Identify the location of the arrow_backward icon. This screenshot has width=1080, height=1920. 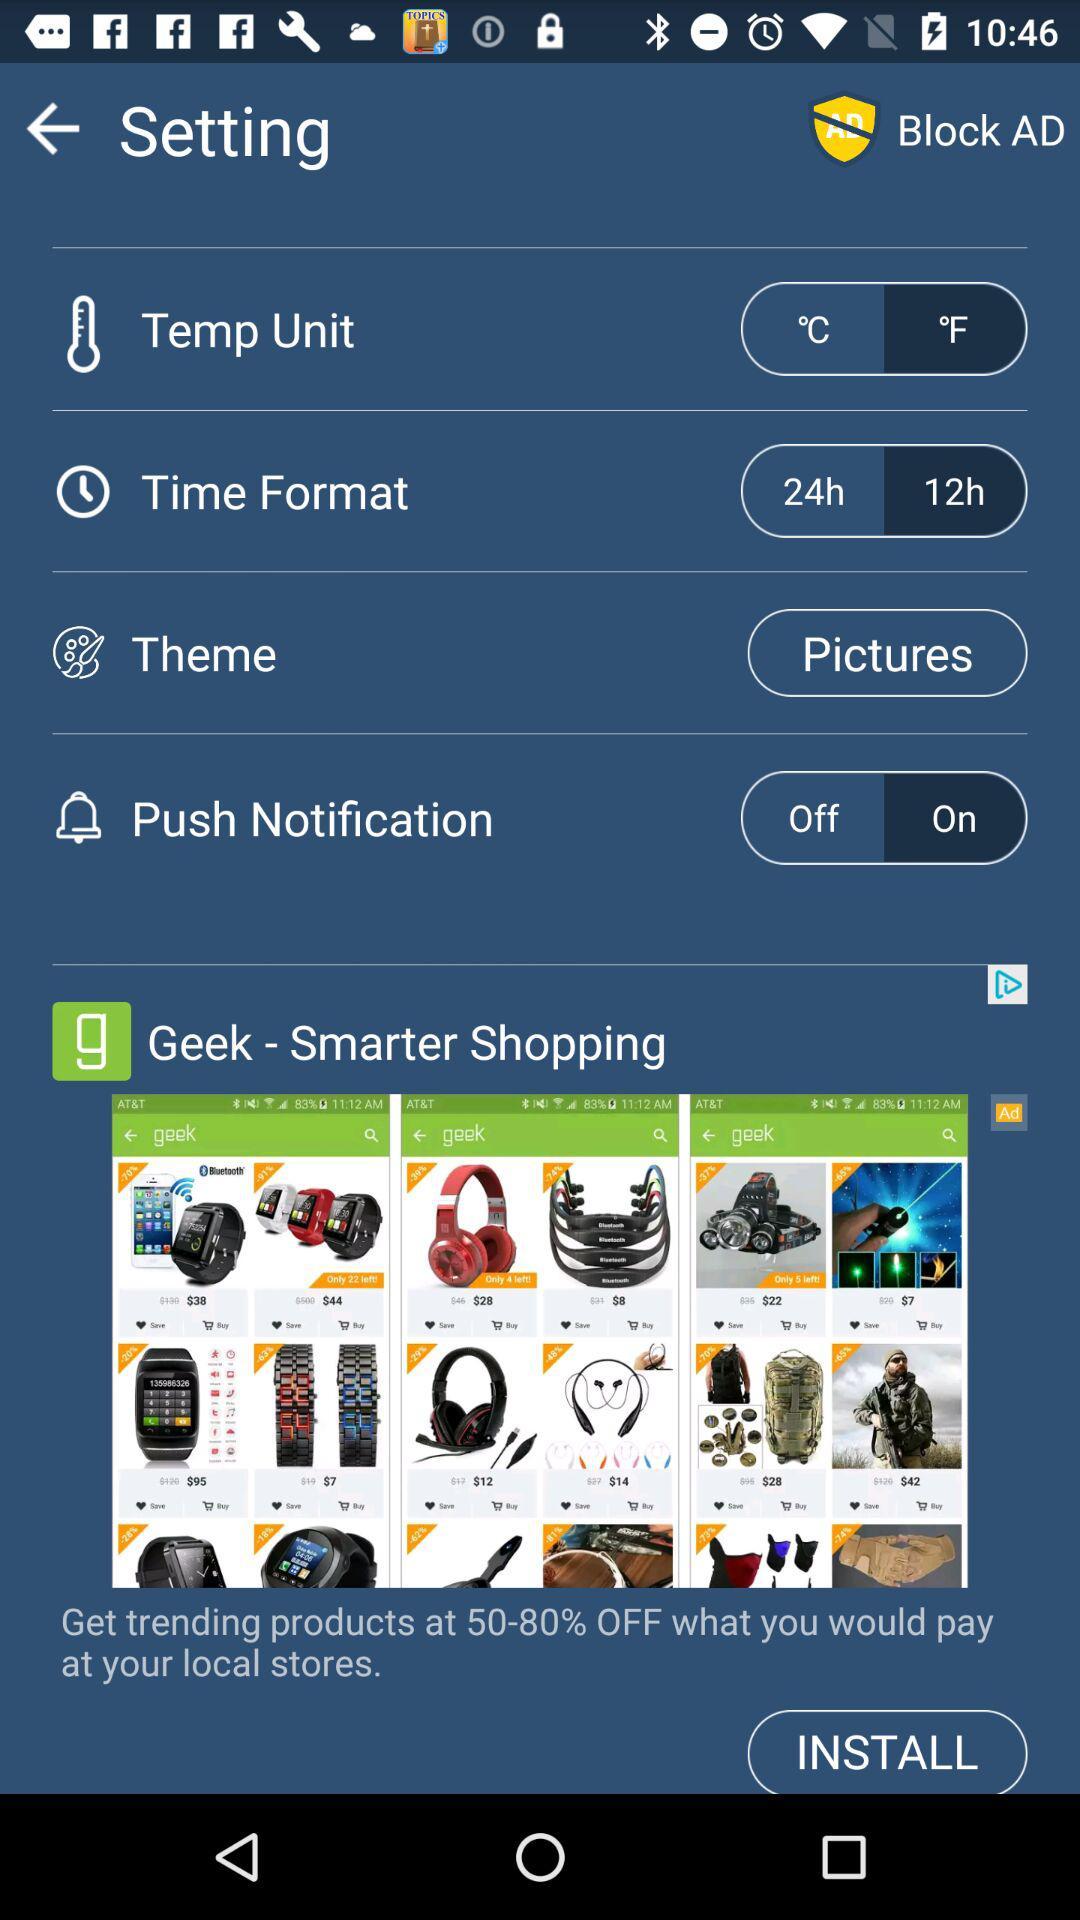
(51, 136).